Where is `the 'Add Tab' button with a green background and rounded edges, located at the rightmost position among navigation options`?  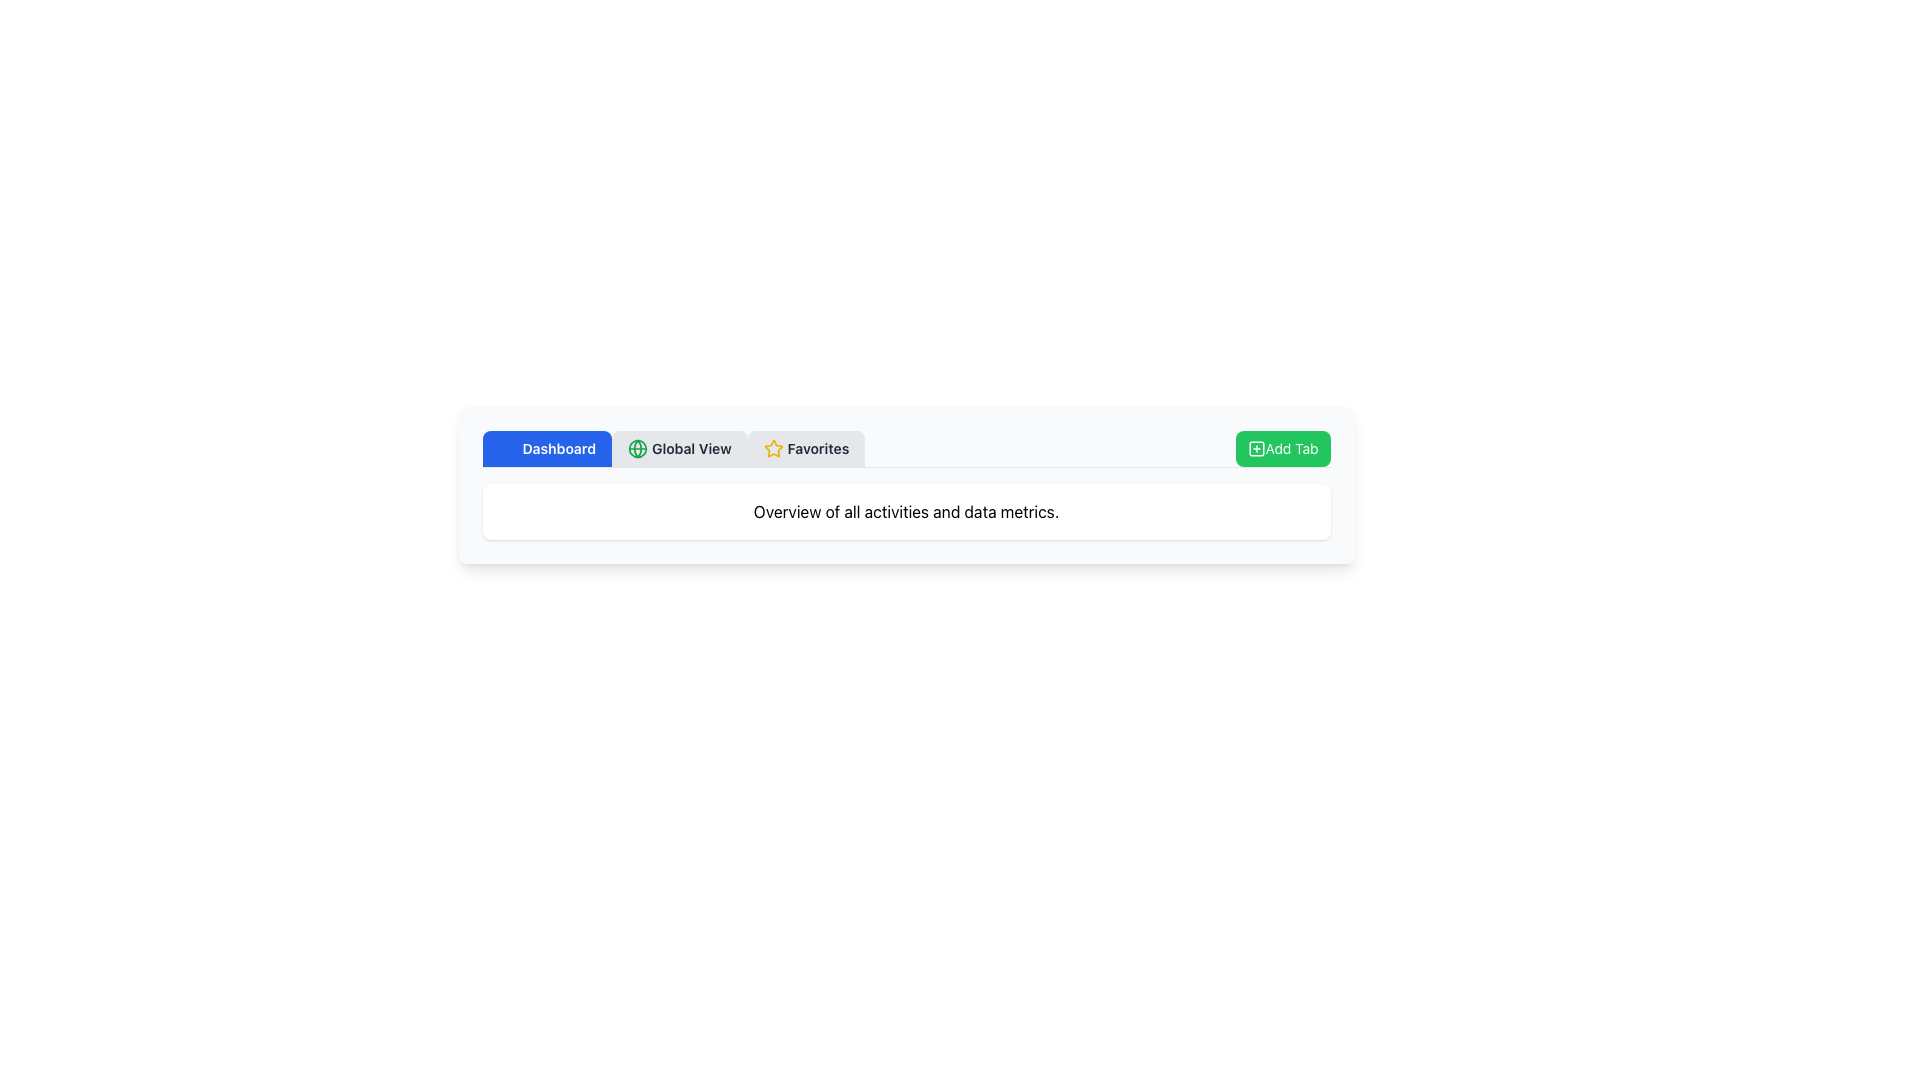
the 'Add Tab' button with a green background and rounded edges, located at the rightmost position among navigation options is located at coordinates (1283, 447).